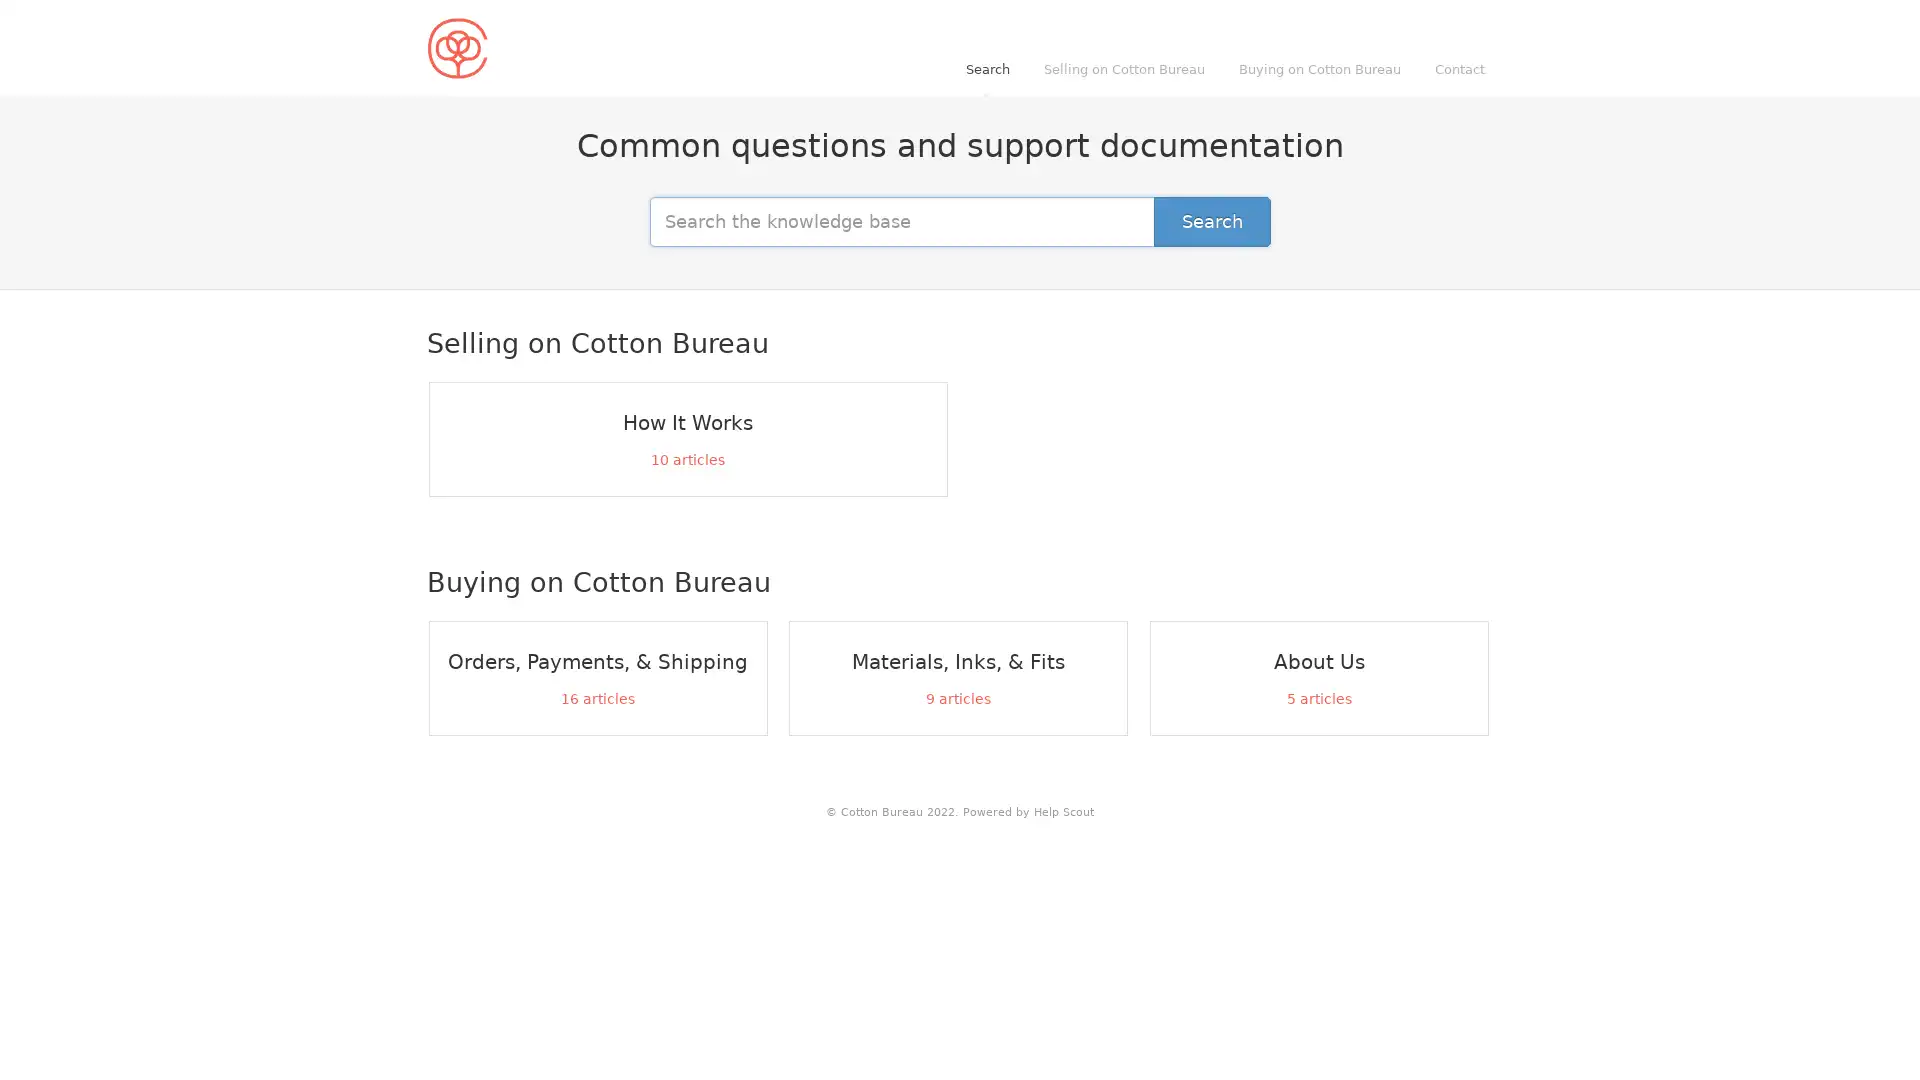  What do you see at coordinates (1211, 220) in the screenshot?
I see `Search` at bounding box center [1211, 220].